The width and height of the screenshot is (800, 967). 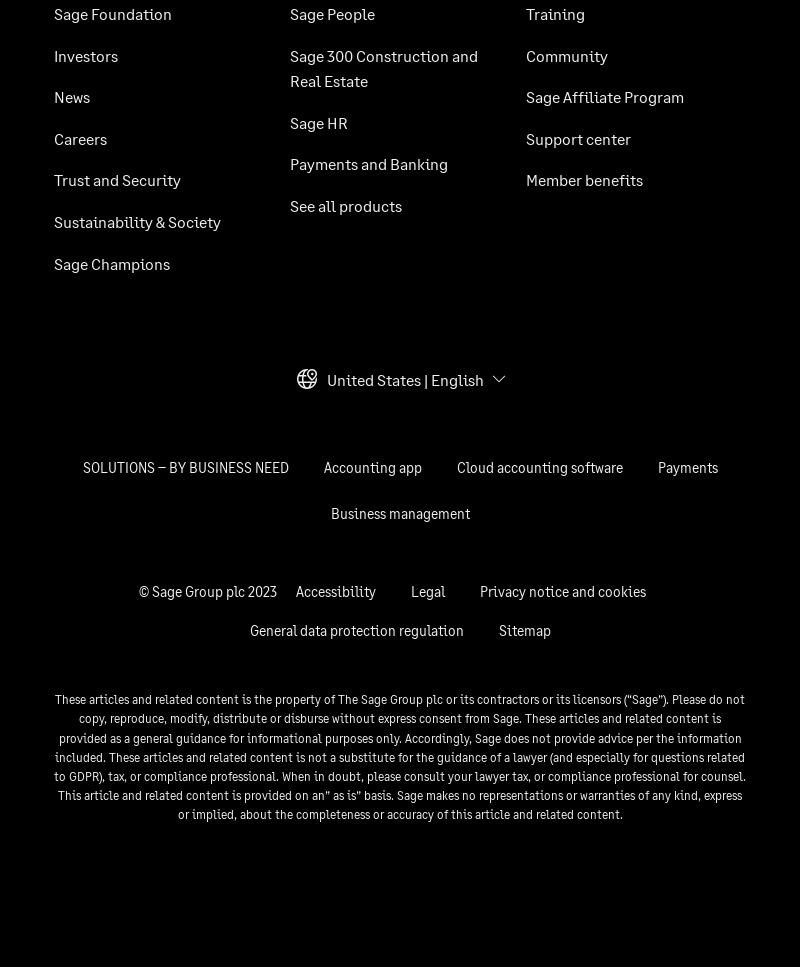 What do you see at coordinates (183, 466) in the screenshot?
I see `'SOLUTIONS – BY BUSINESS NEED'` at bounding box center [183, 466].